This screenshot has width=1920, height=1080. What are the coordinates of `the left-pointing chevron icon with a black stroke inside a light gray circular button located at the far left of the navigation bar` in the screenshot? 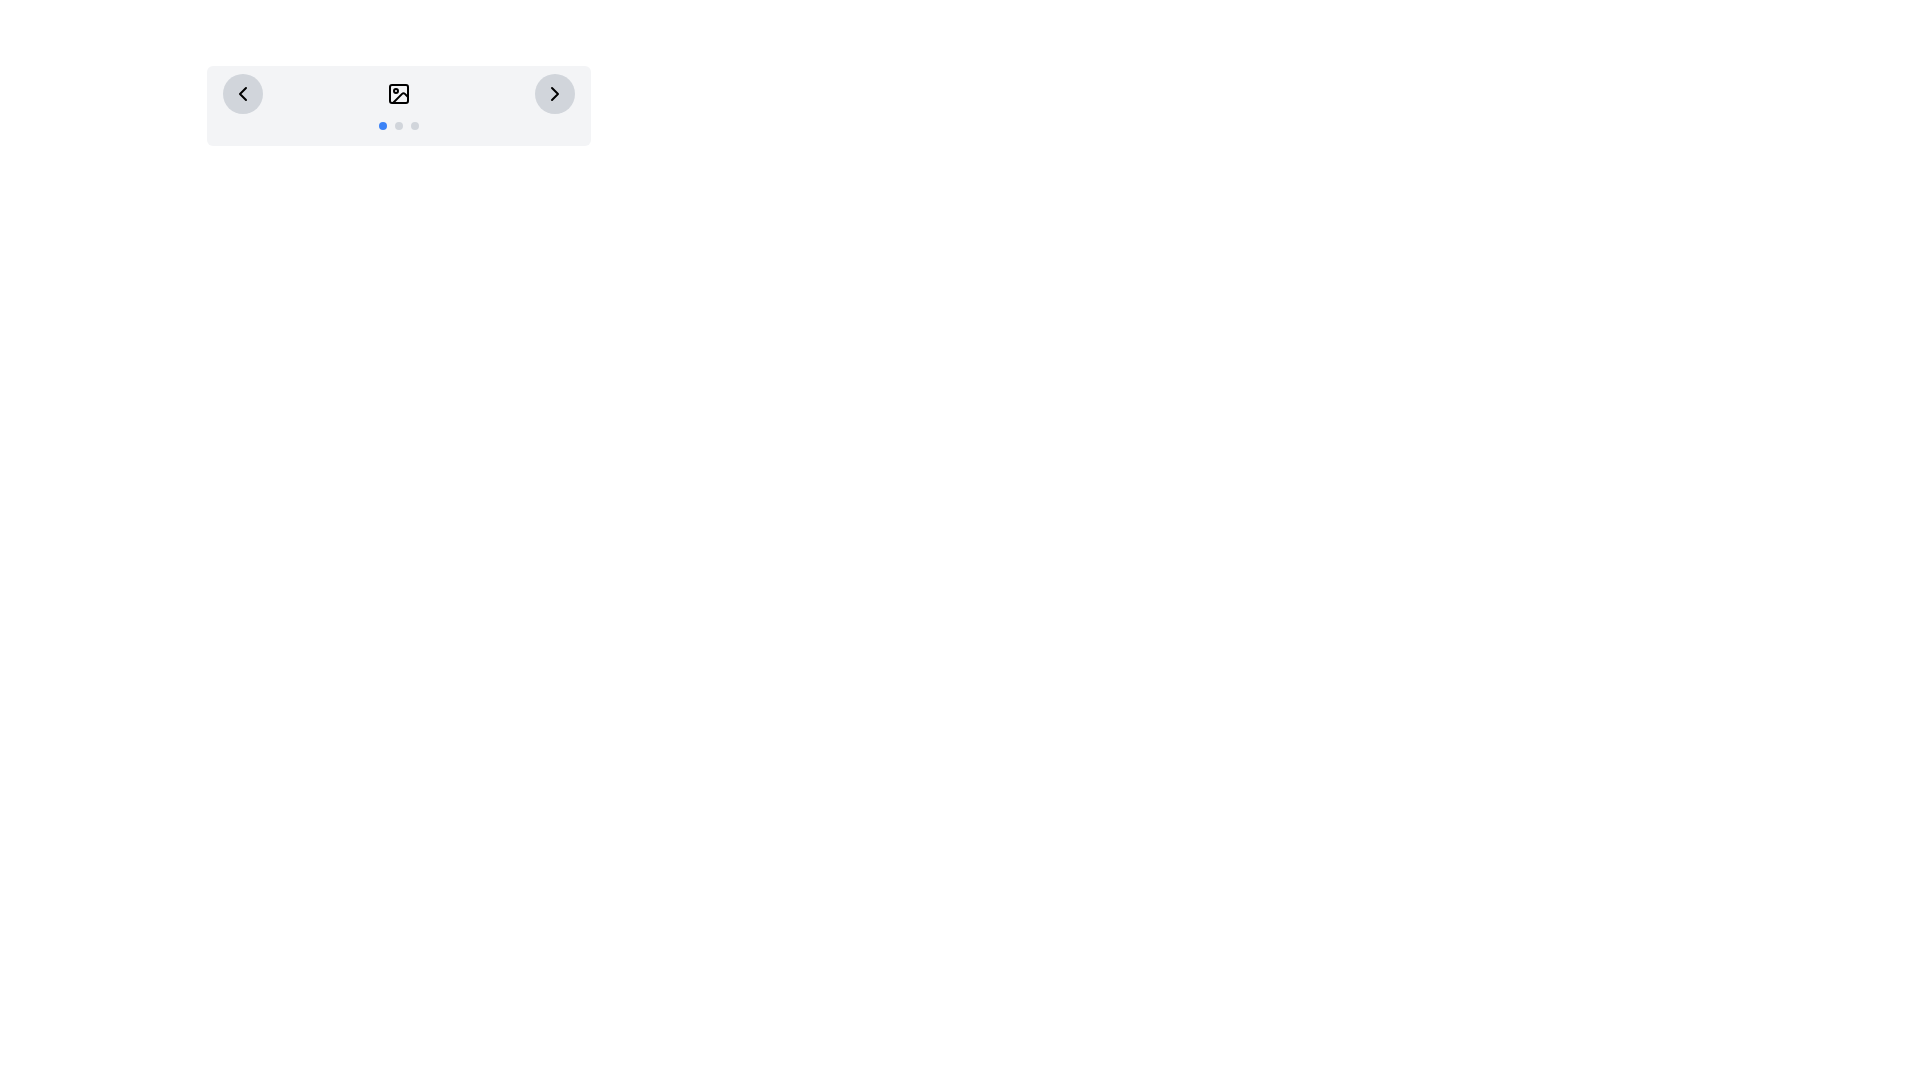 It's located at (241, 93).